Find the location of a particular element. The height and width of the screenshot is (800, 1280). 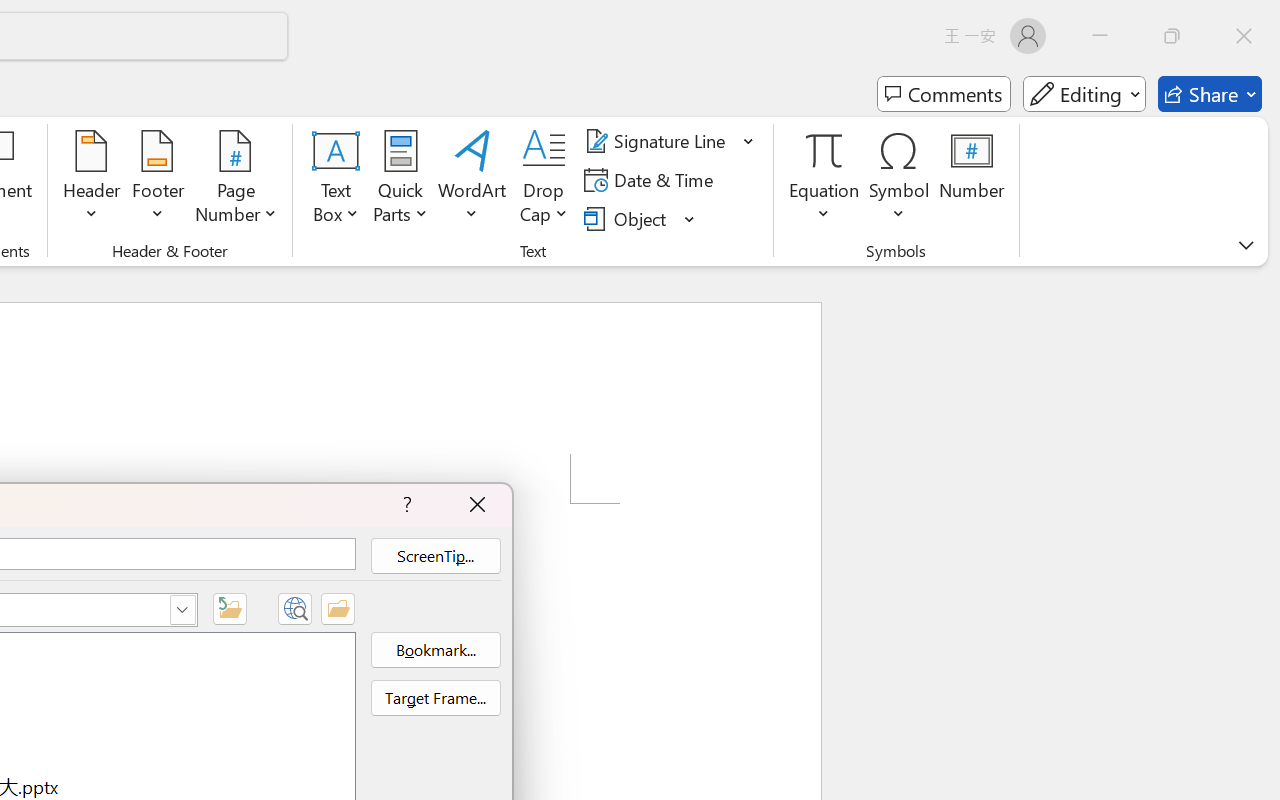

'Drop Cap' is located at coordinates (544, 179).